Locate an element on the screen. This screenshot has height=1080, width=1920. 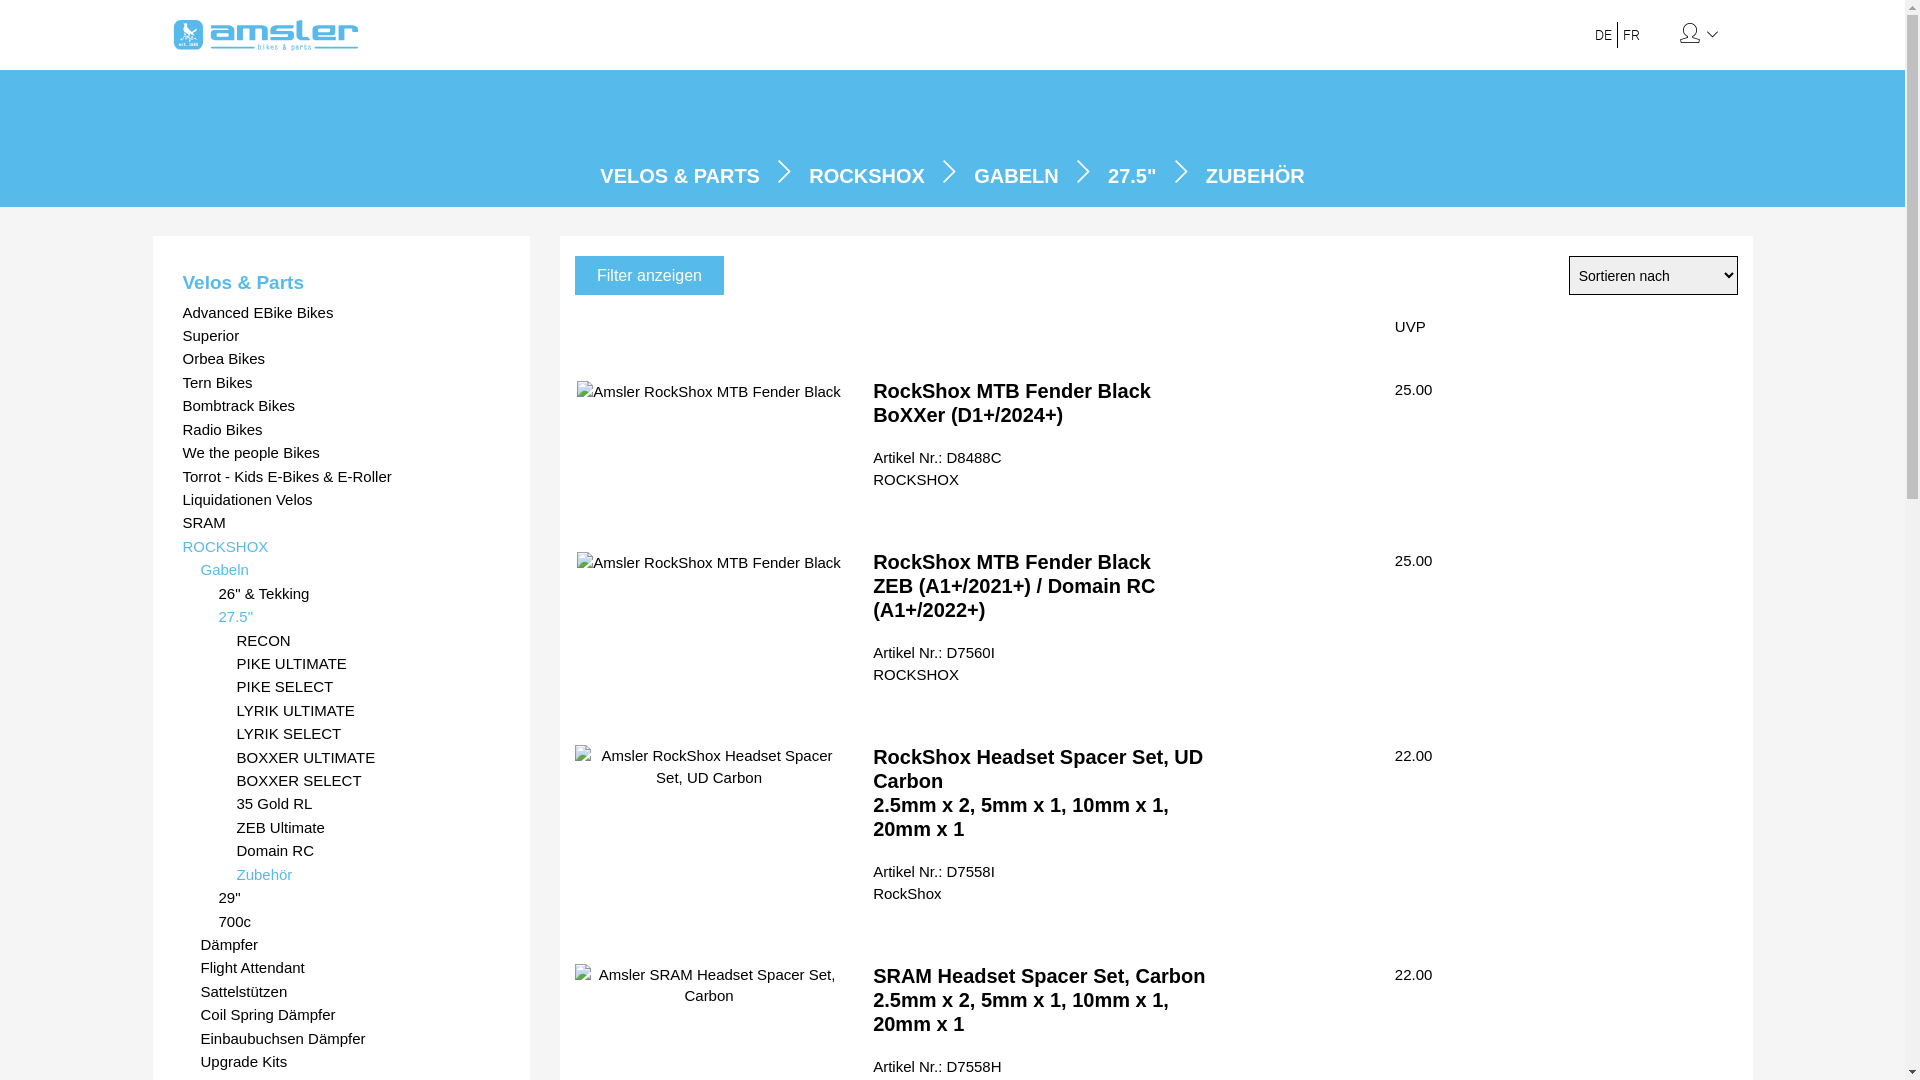
'DE' is located at coordinates (1593, 34).